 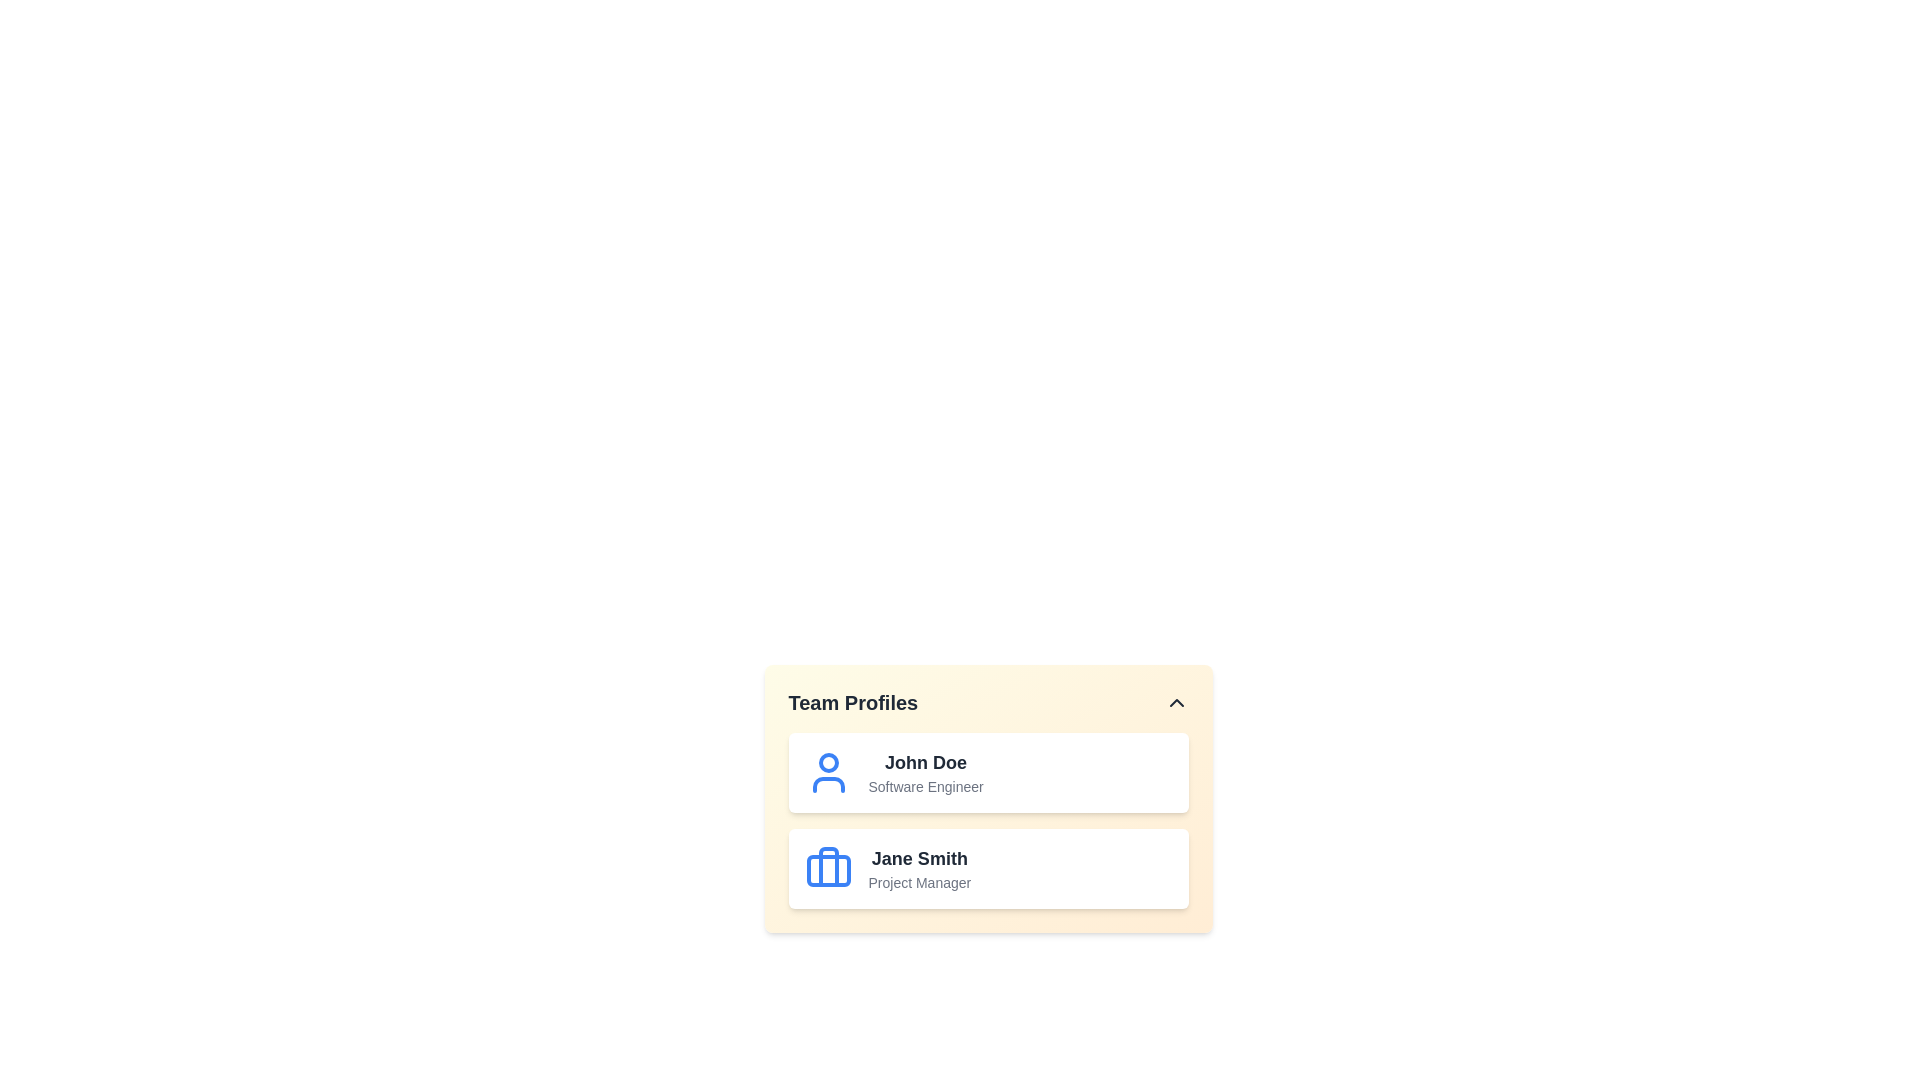 I want to click on the chevron-shaped icon button located, so click(x=1176, y=701).